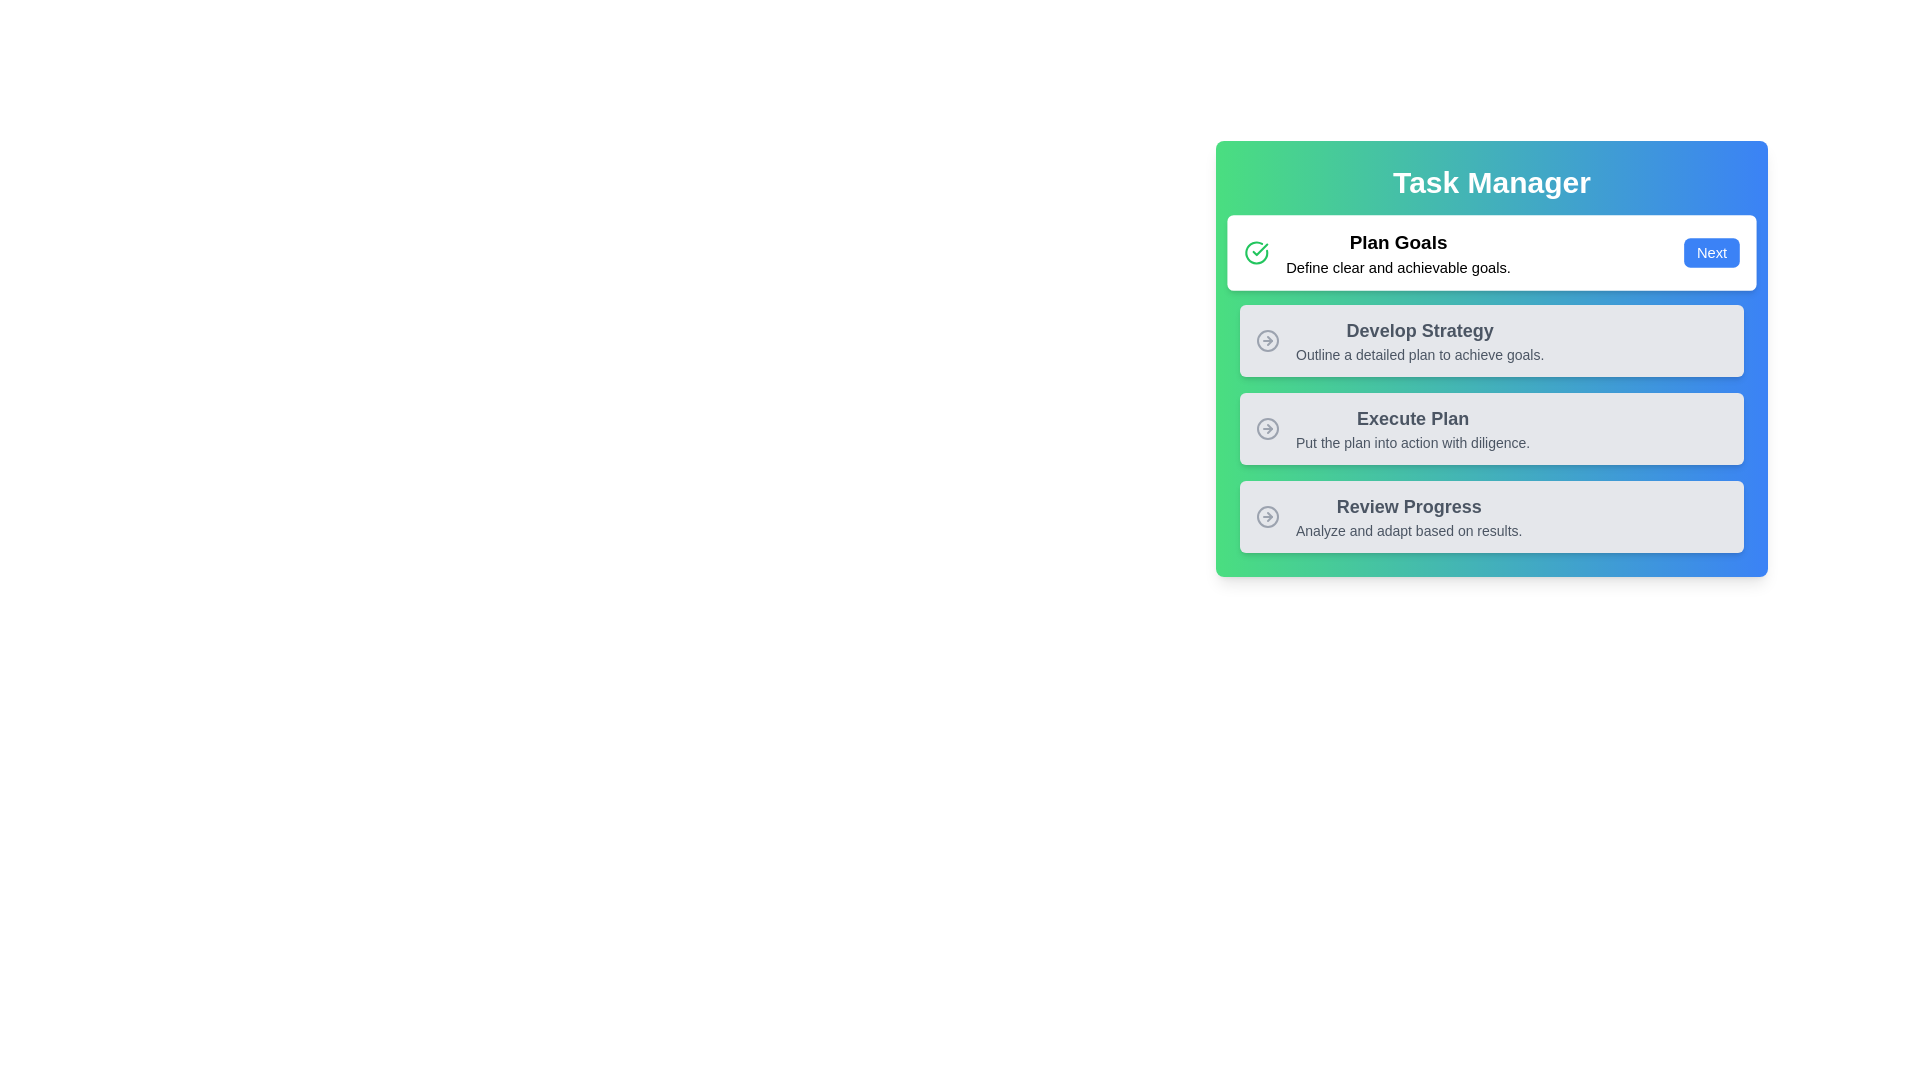  What do you see at coordinates (1266, 515) in the screenshot?
I see `the circular button icon featuring a right-arrow inside, located to the left of the text 'Review Progress' in the task list interface` at bounding box center [1266, 515].